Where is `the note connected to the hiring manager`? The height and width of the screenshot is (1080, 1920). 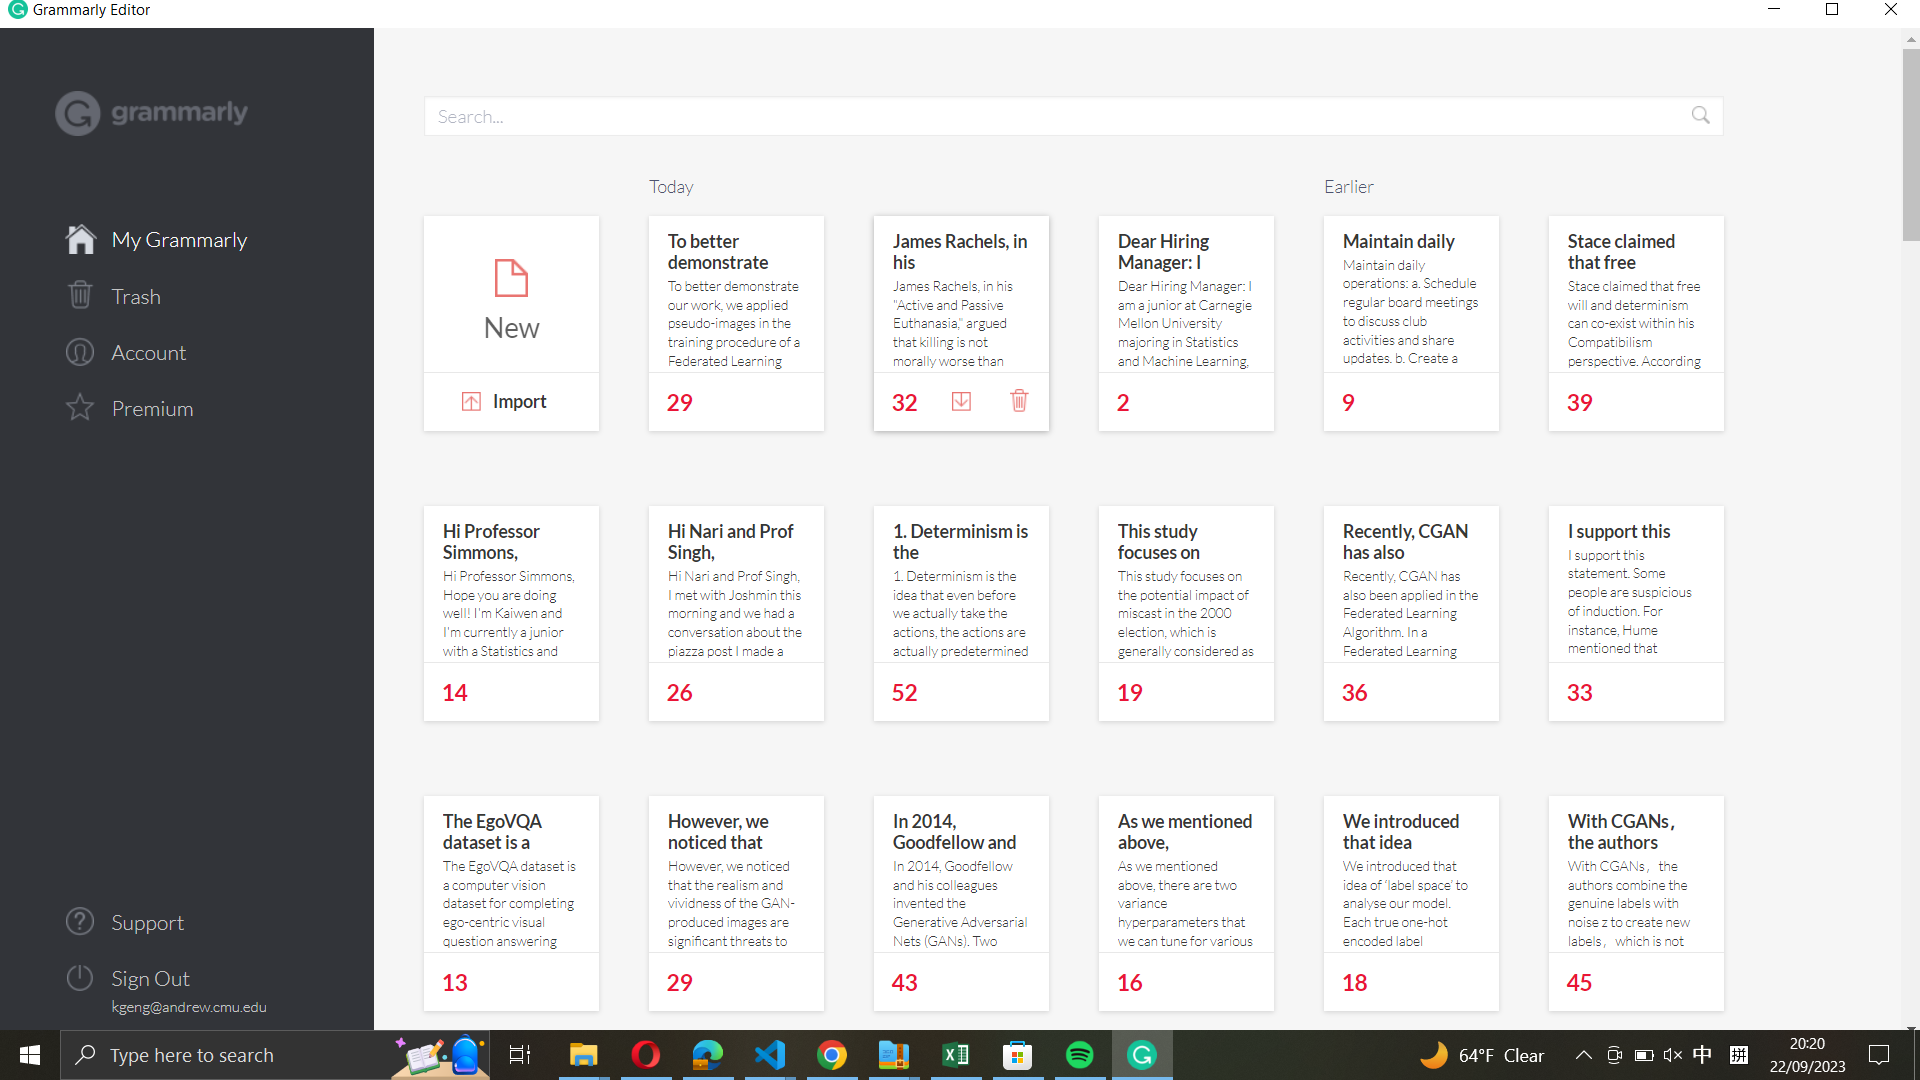 the note connected to the hiring manager is located at coordinates (1186, 295).